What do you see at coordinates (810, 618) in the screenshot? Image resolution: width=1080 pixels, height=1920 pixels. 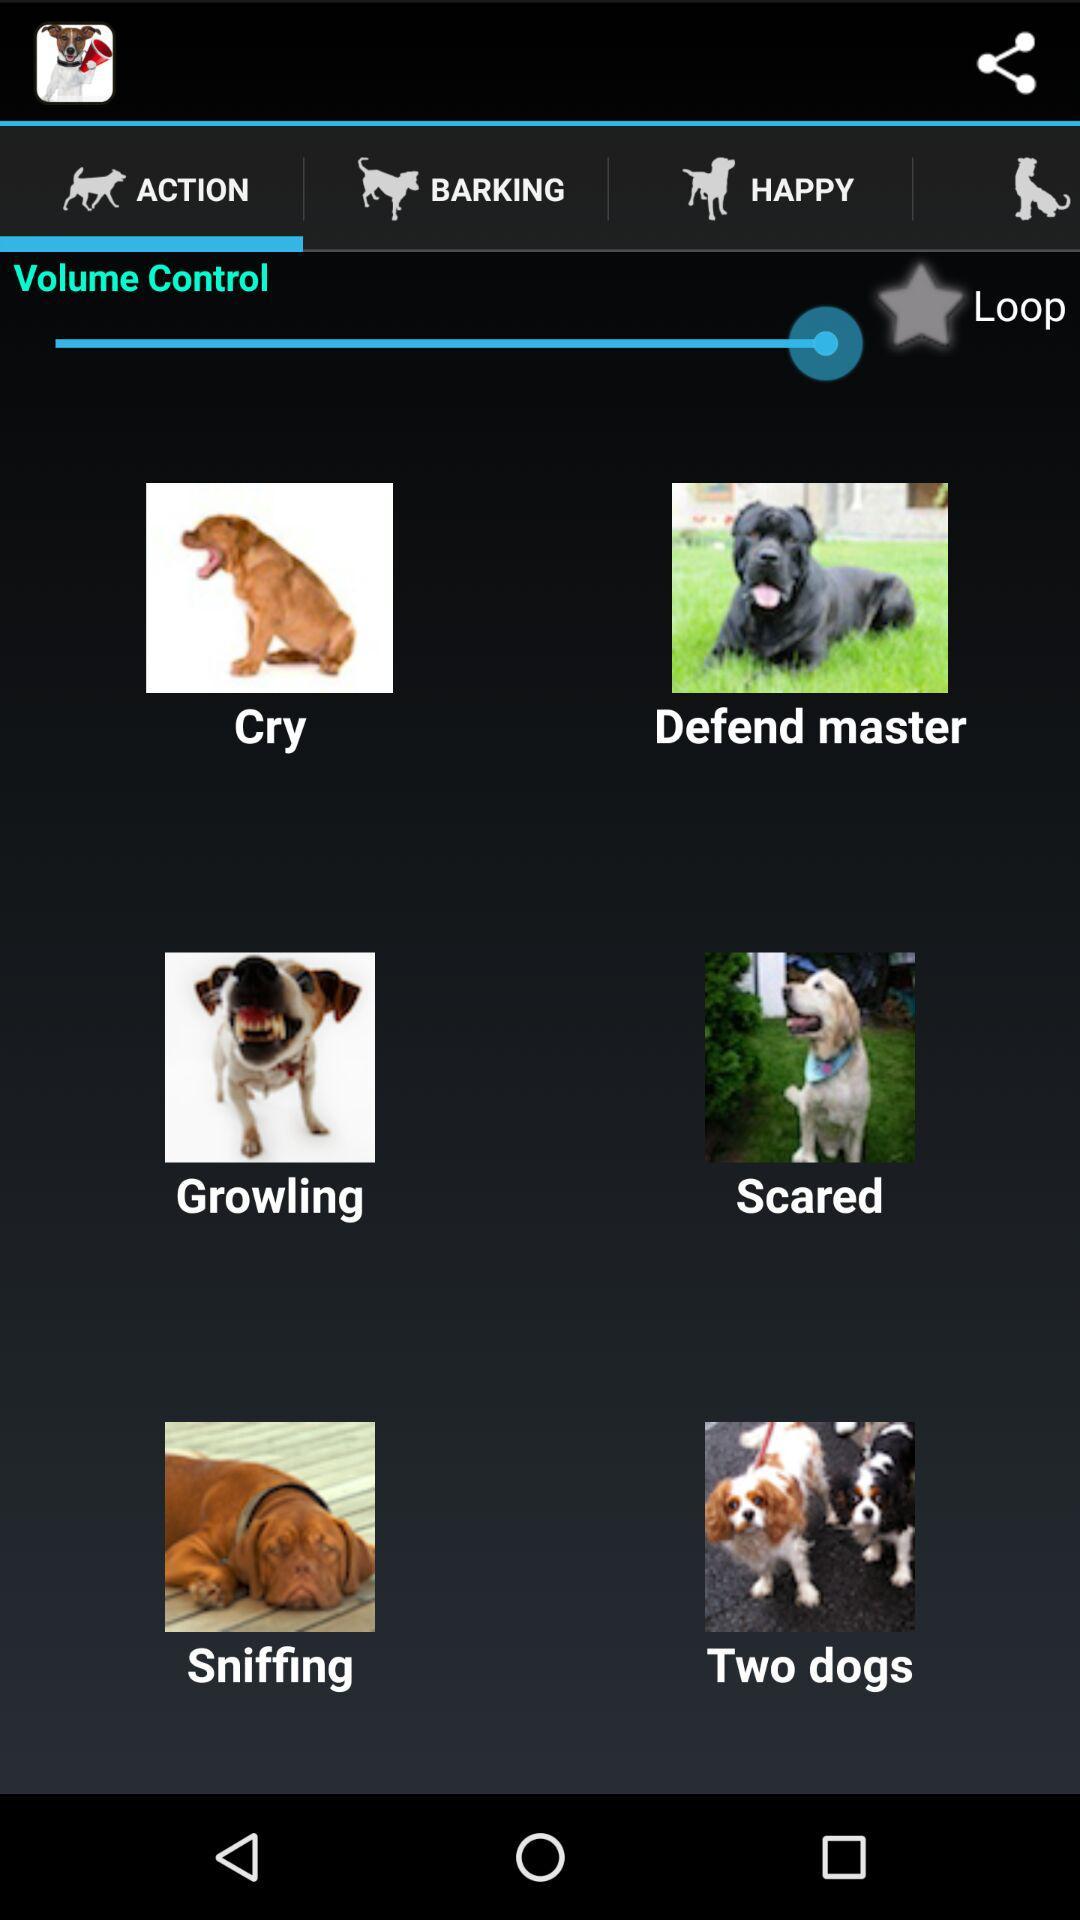 I see `the button to the right of cry item` at bounding box center [810, 618].